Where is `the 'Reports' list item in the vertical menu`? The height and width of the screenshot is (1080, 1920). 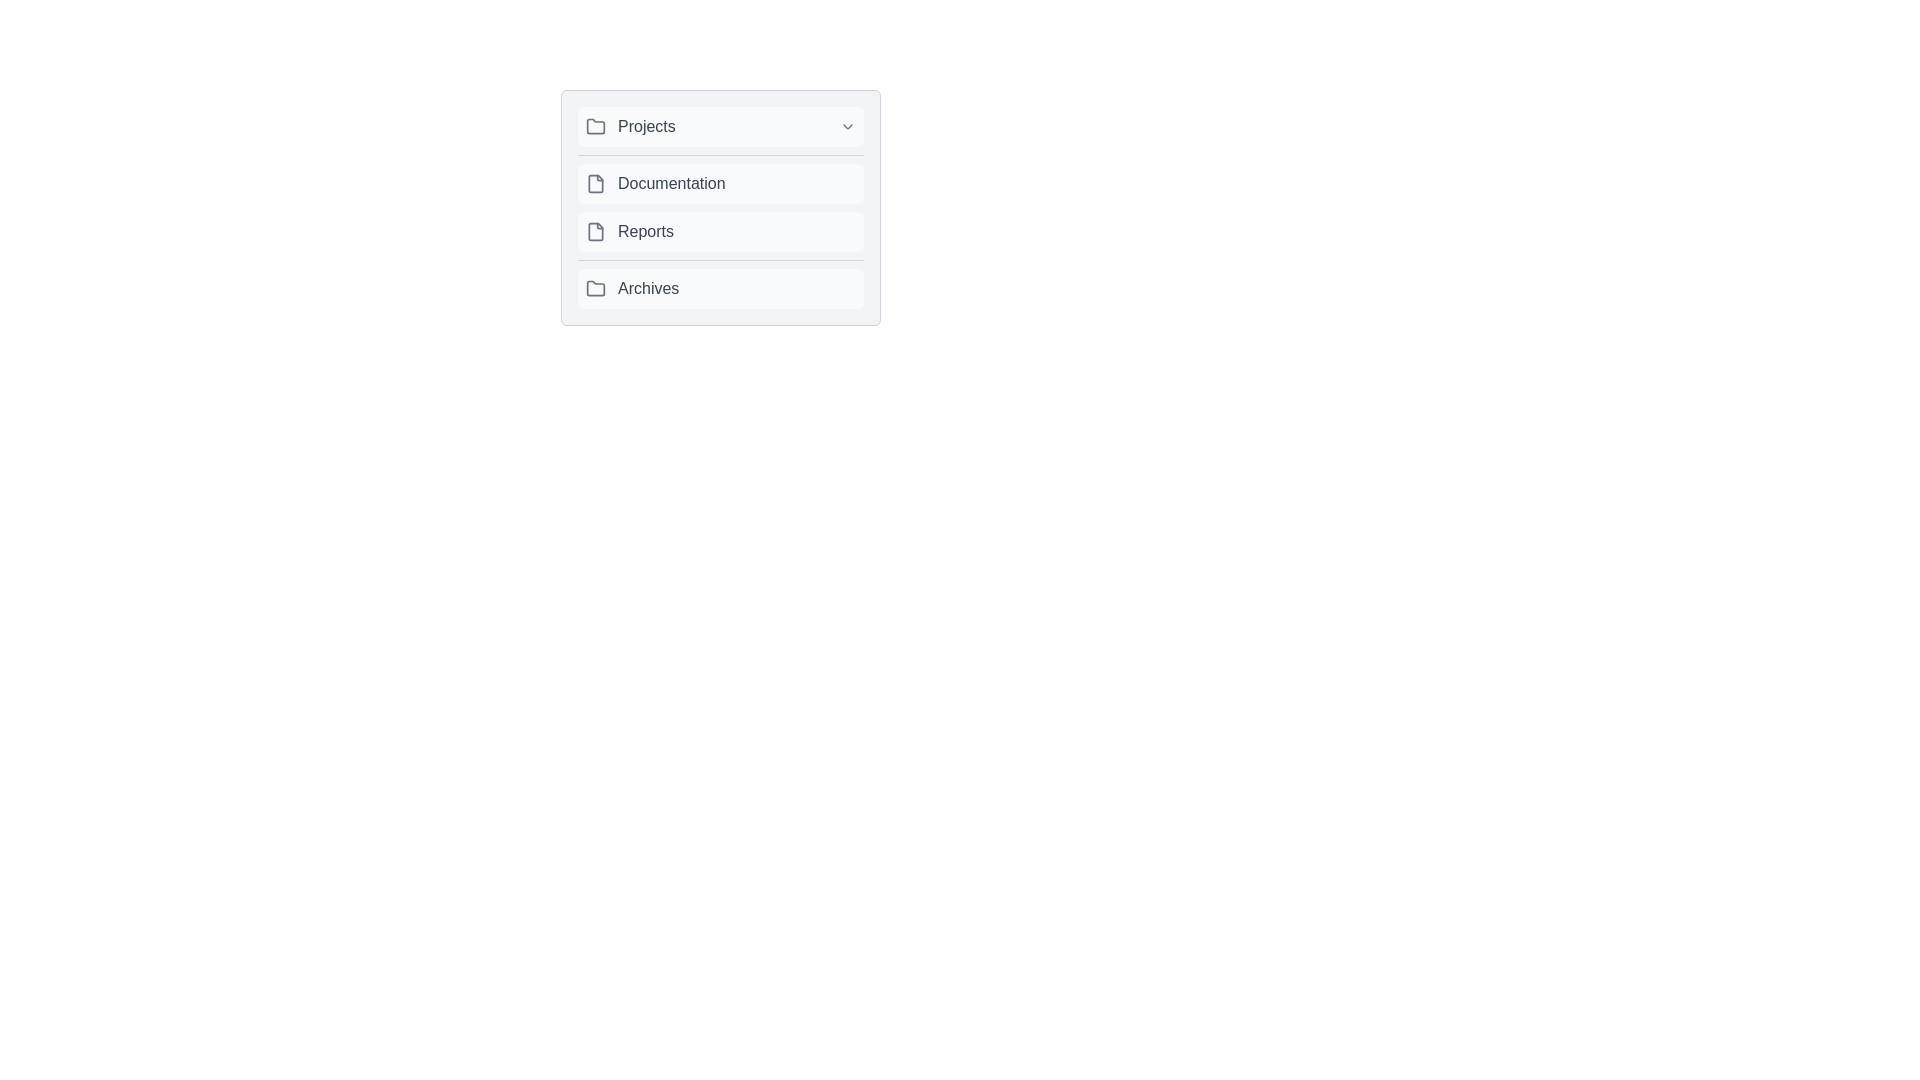 the 'Reports' list item in the vertical menu is located at coordinates (720, 230).